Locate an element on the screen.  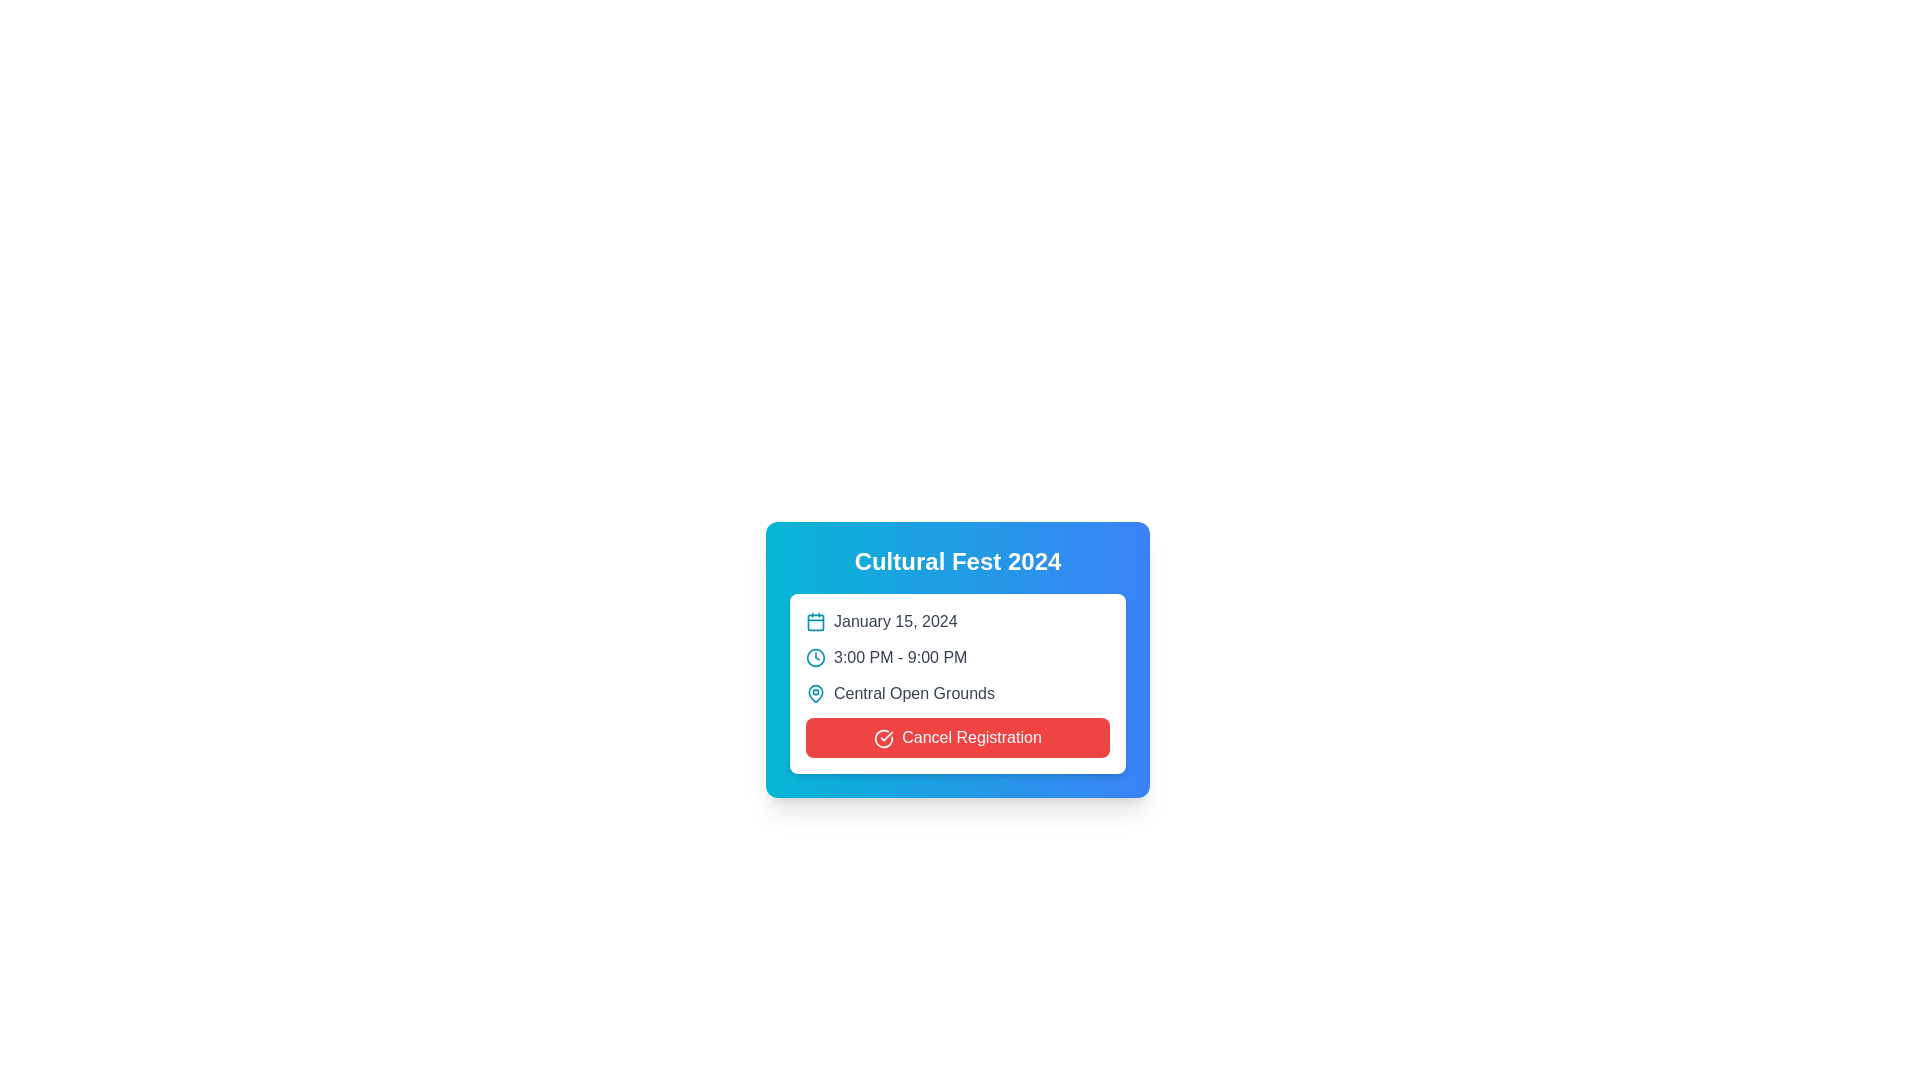
the circular icon with a check symbol inside the red button labeled 'Cancel Registration' at the bottom of the 'Cultural Fest 2024' card is located at coordinates (883, 738).